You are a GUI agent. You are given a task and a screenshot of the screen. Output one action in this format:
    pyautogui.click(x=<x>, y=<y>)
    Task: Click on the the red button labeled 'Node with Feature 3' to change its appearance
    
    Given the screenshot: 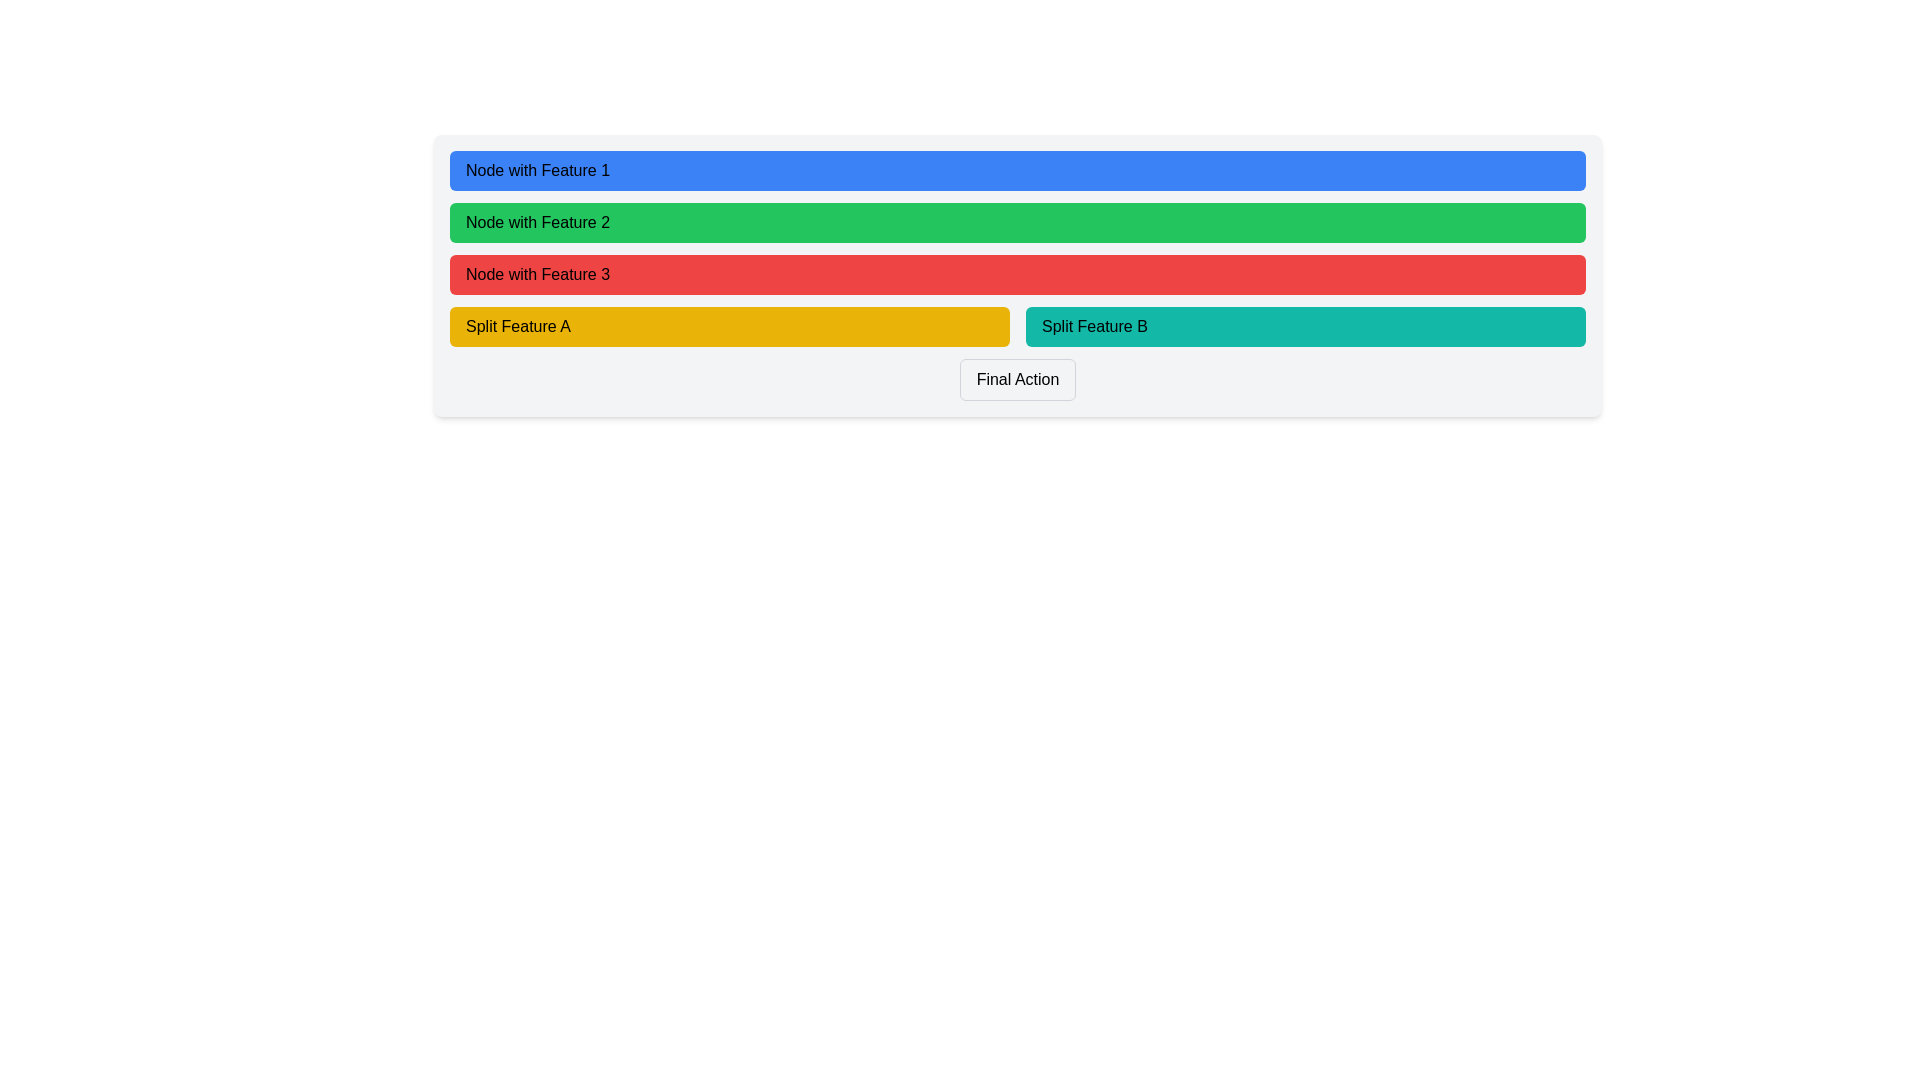 What is the action you would take?
    pyautogui.click(x=1017, y=274)
    